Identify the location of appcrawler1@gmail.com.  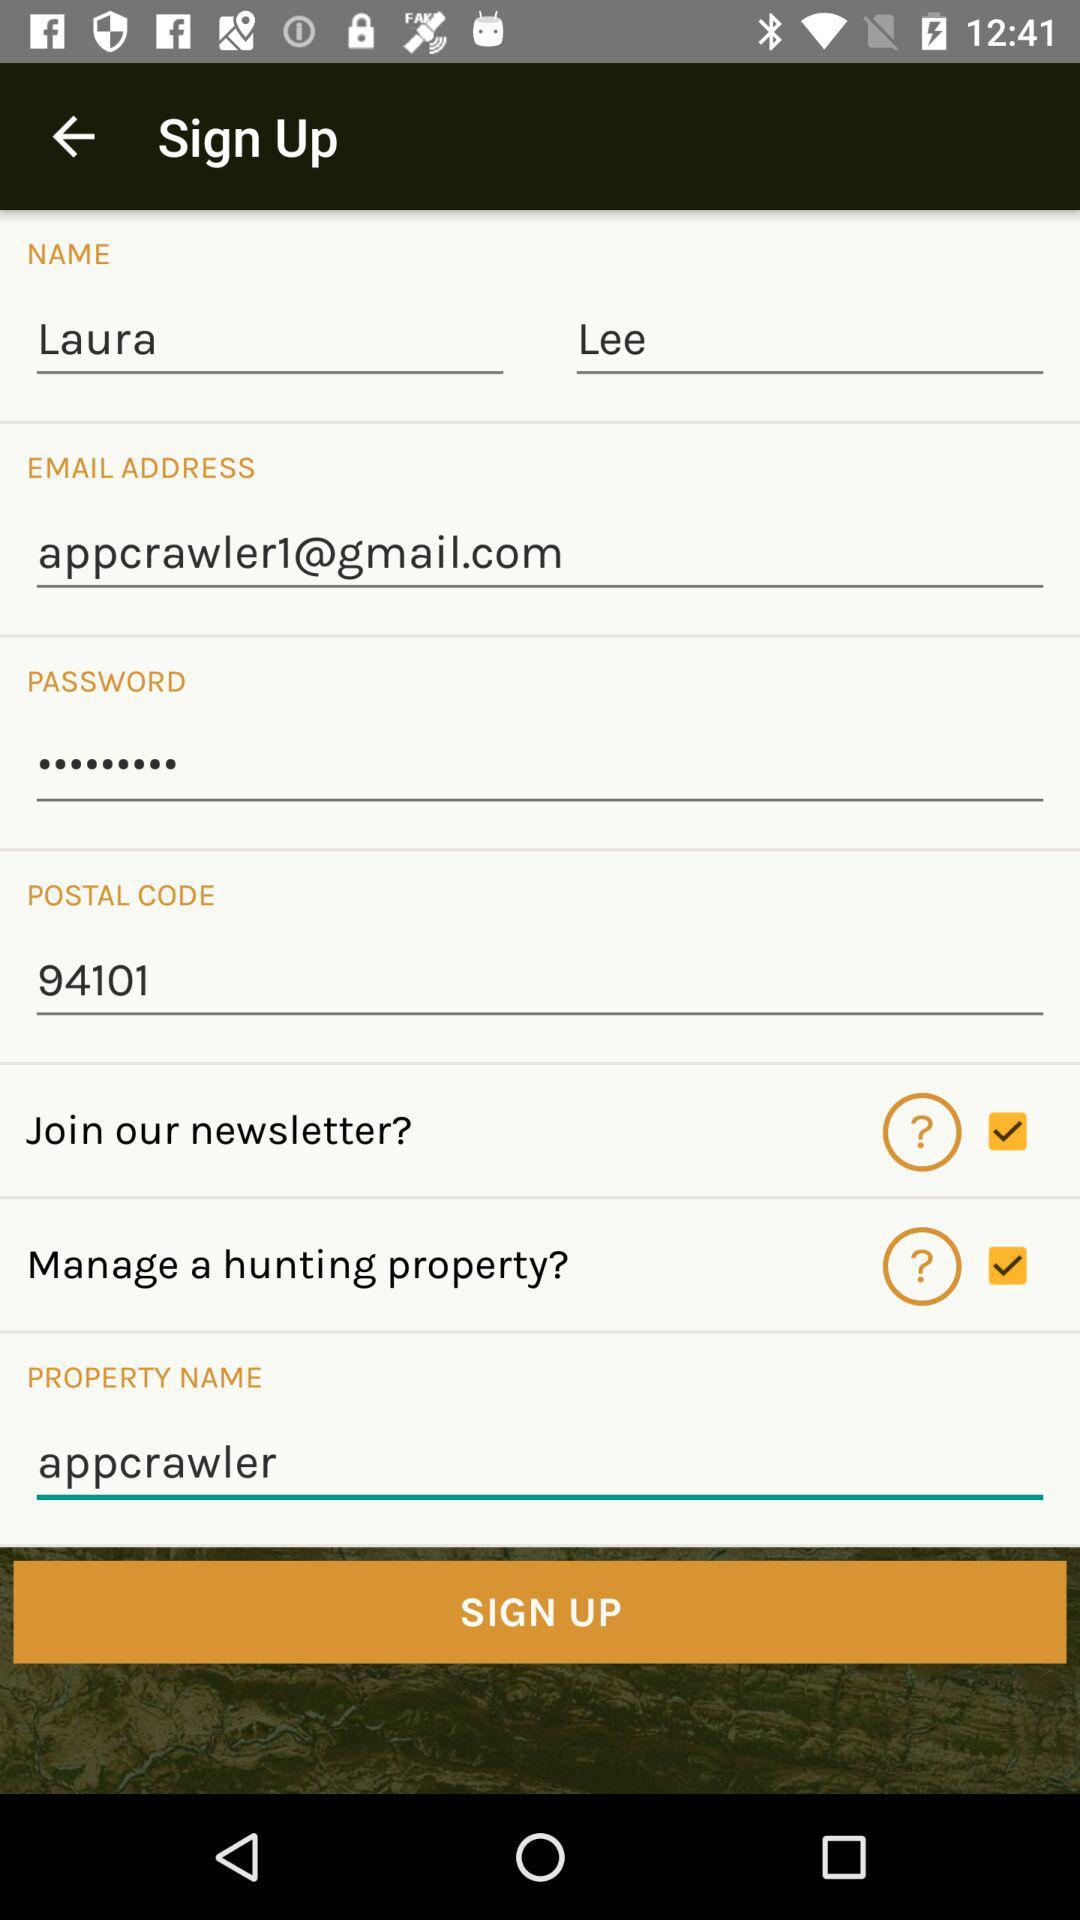
(540, 553).